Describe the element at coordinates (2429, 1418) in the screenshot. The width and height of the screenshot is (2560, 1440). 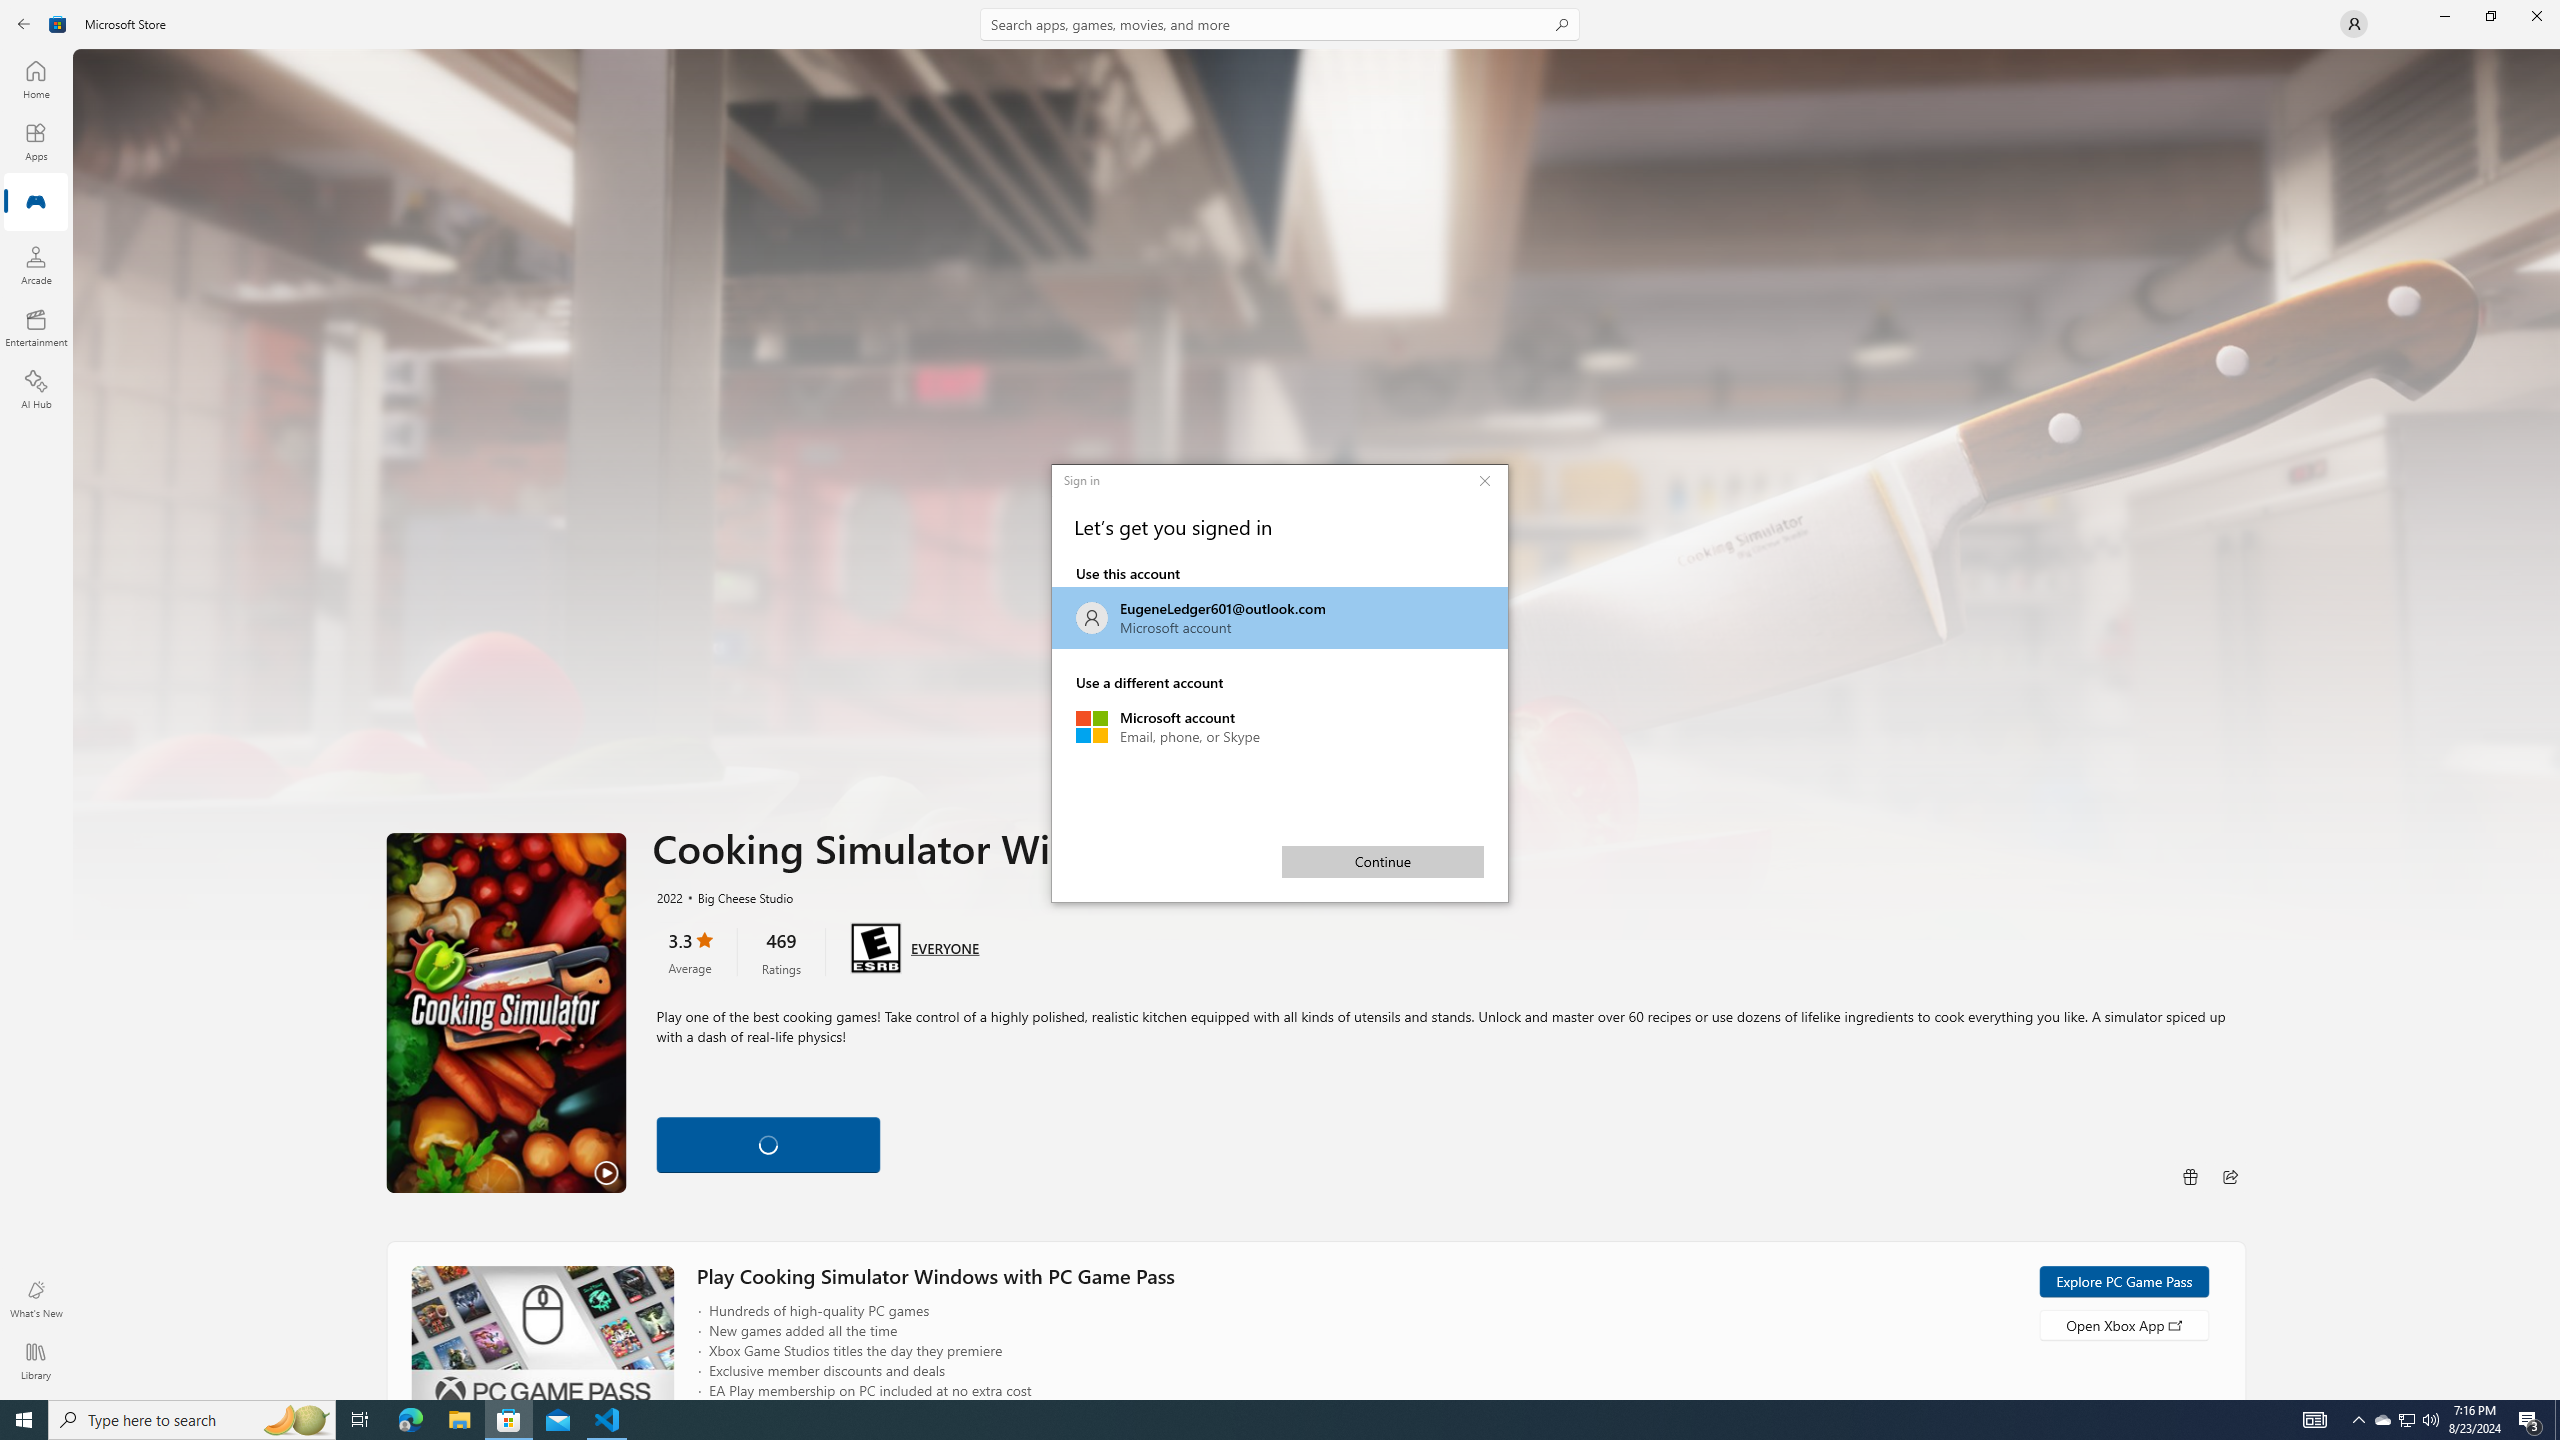
I see `'Q2790: 100%'` at that location.